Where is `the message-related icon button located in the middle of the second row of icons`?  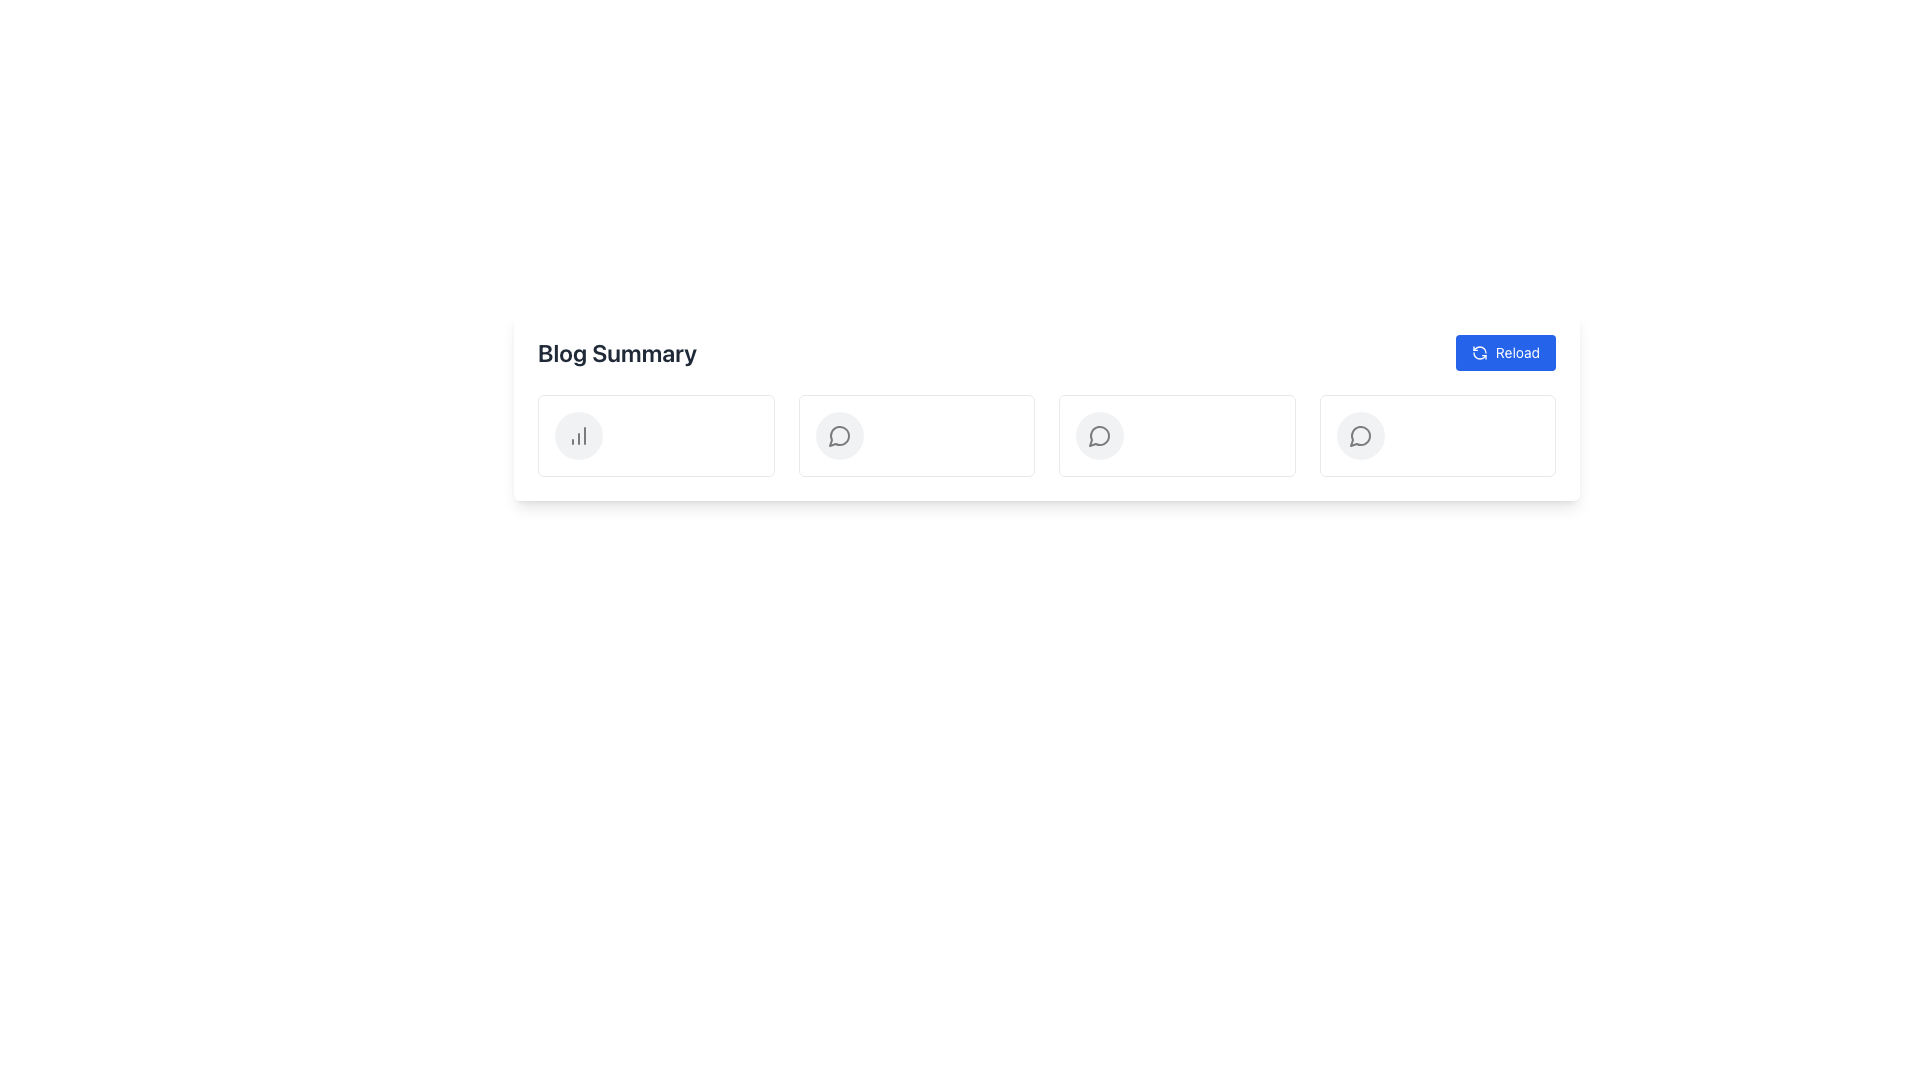
the message-related icon button located in the middle of the second row of icons is located at coordinates (1098, 434).